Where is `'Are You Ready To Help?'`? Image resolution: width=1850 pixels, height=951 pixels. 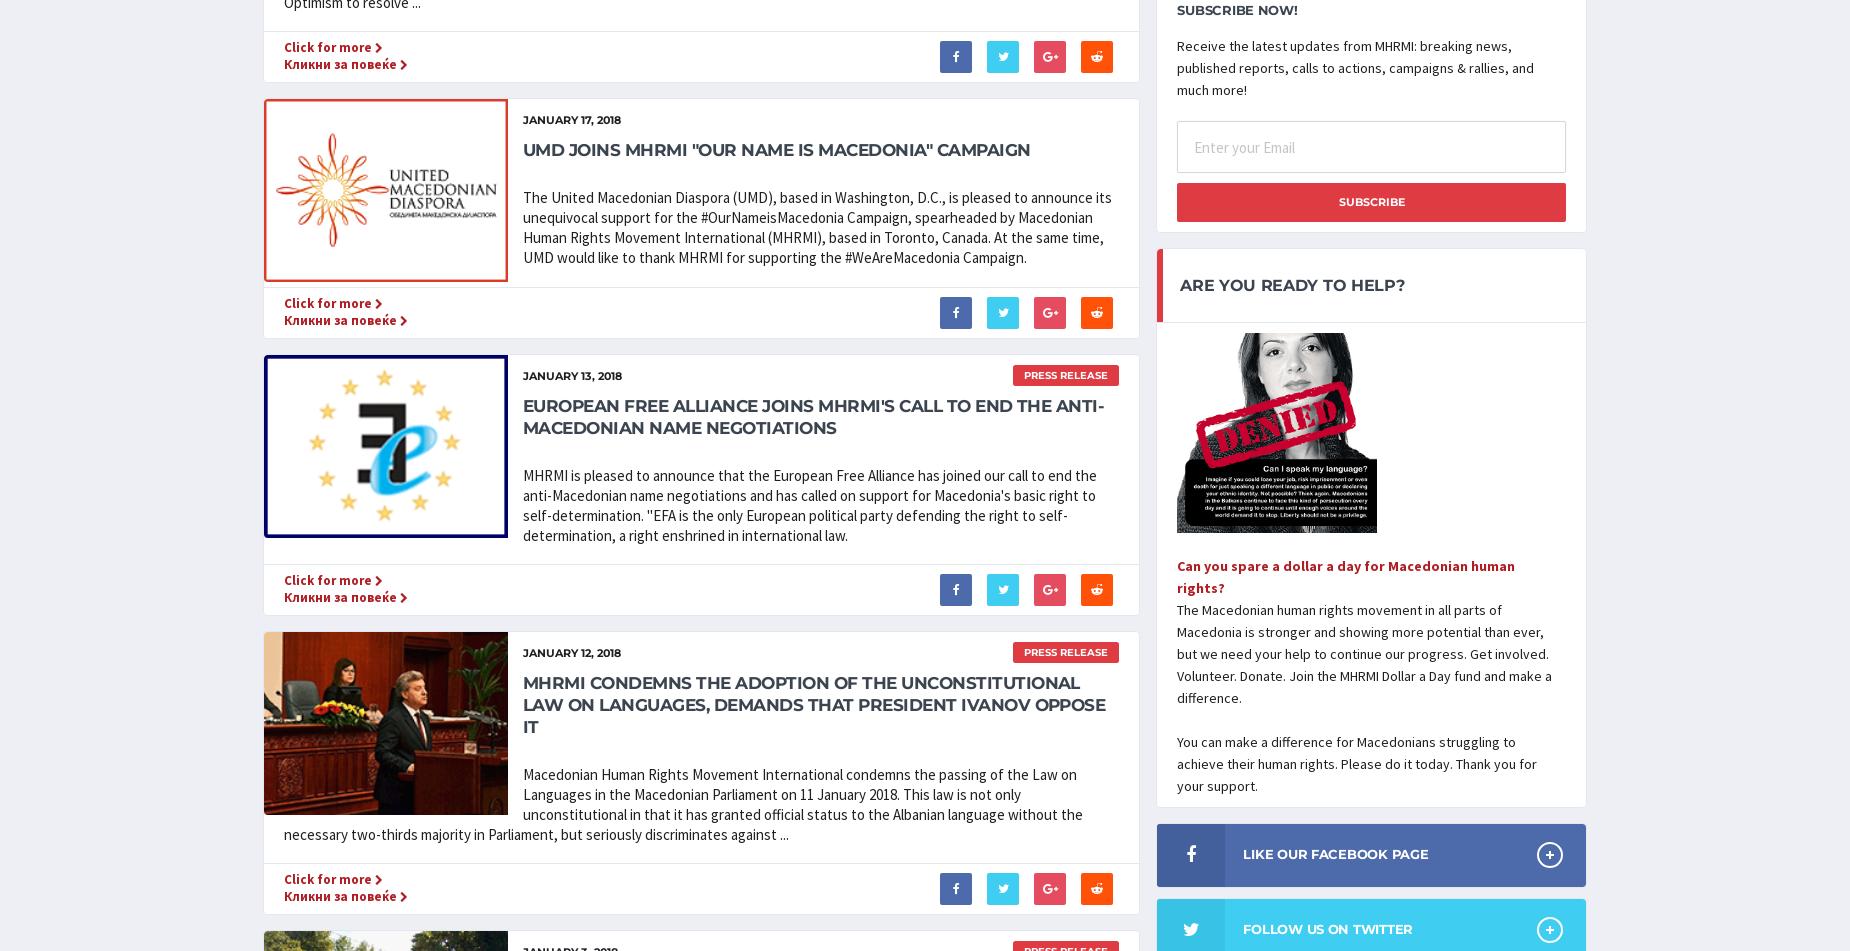
'Are You Ready To Help?' is located at coordinates (1178, 284).